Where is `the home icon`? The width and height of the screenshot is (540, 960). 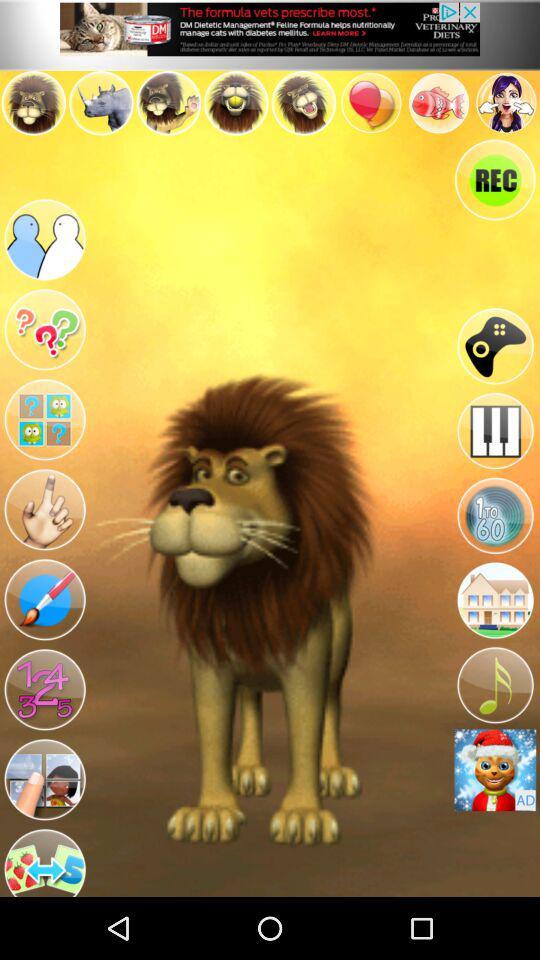
the home icon is located at coordinates (494, 641).